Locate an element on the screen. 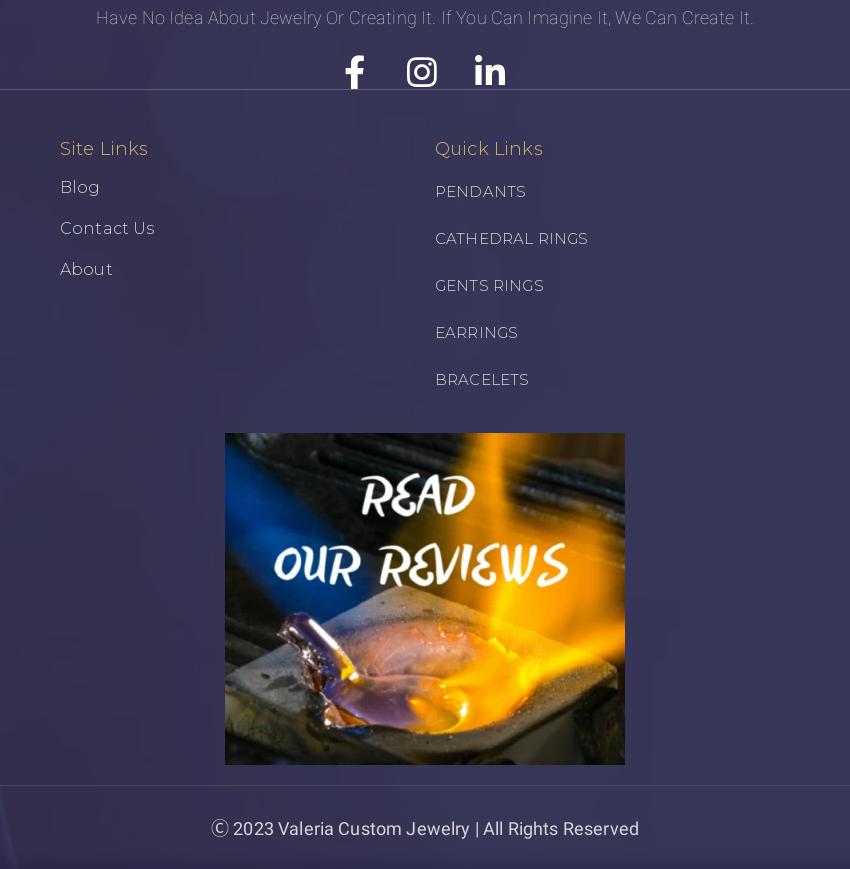 The width and height of the screenshot is (850, 869). 'BRACELETS' is located at coordinates (482, 377).